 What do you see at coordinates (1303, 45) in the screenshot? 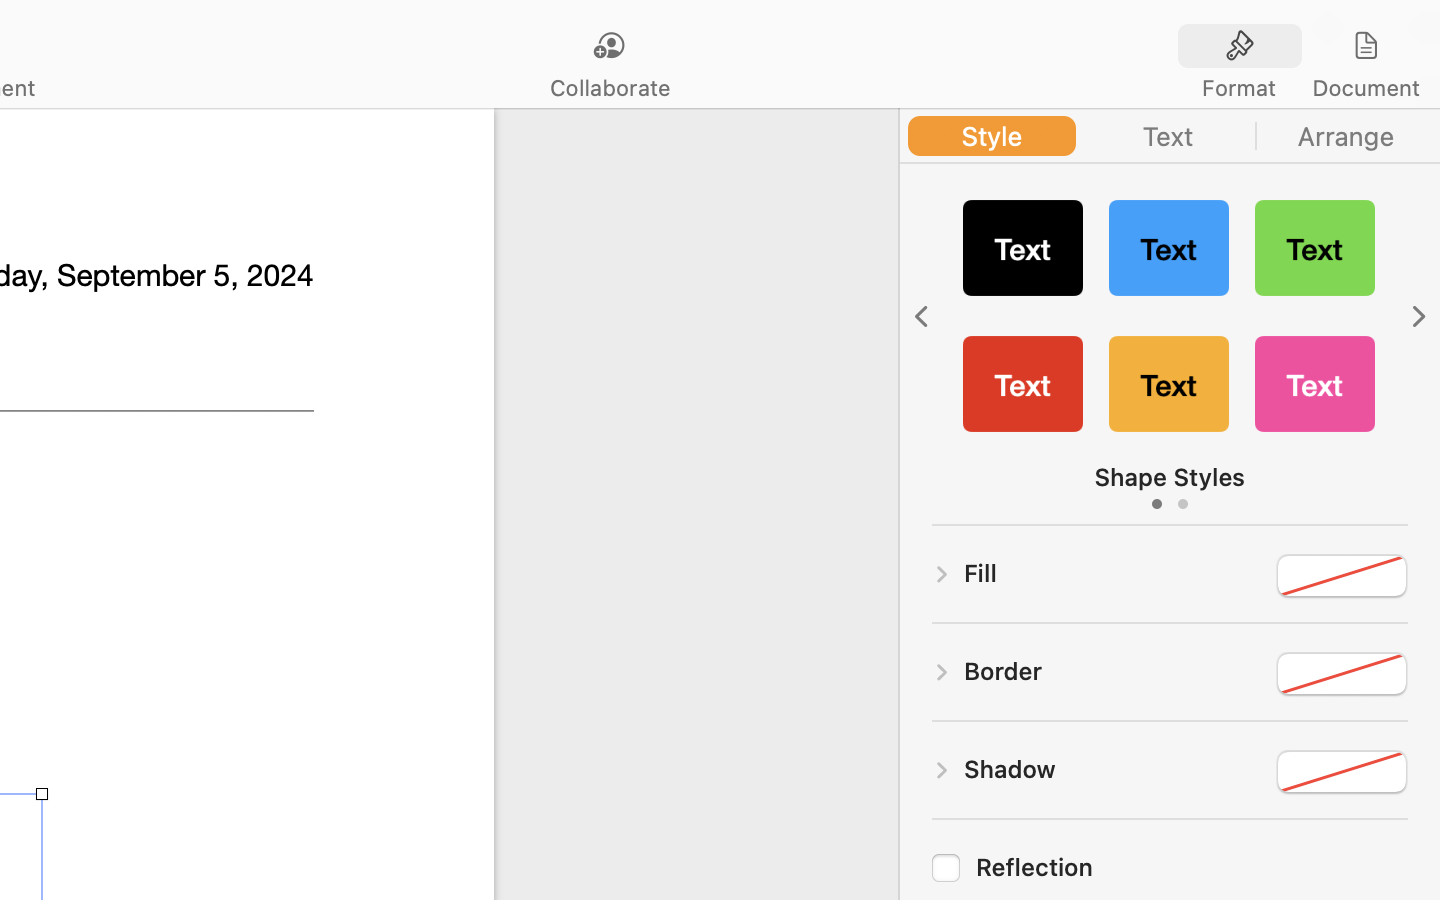
I see `'<AXUIElement 0x28b925910> {pid=1482}'` at bounding box center [1303, 45].